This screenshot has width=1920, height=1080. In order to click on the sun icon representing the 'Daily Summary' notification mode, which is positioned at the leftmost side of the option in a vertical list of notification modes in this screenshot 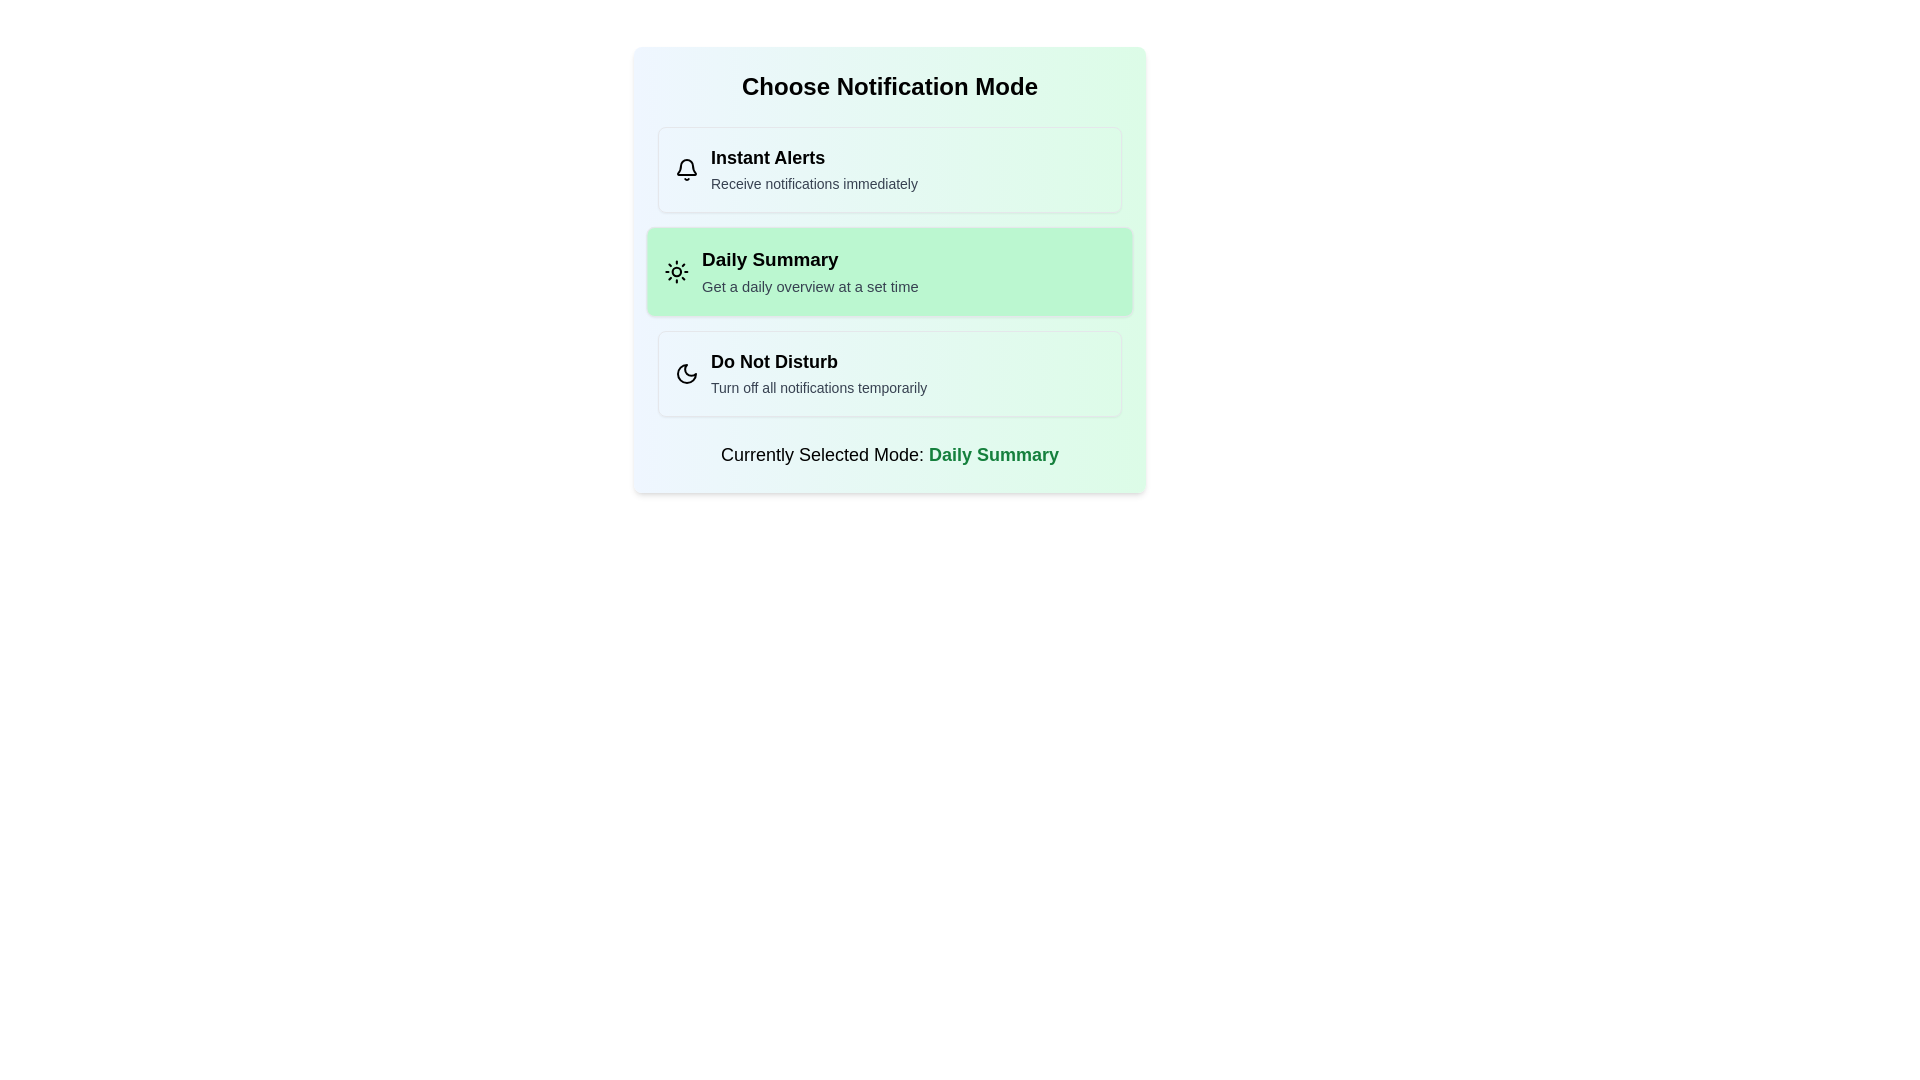, I will do `click(676, 272)`.